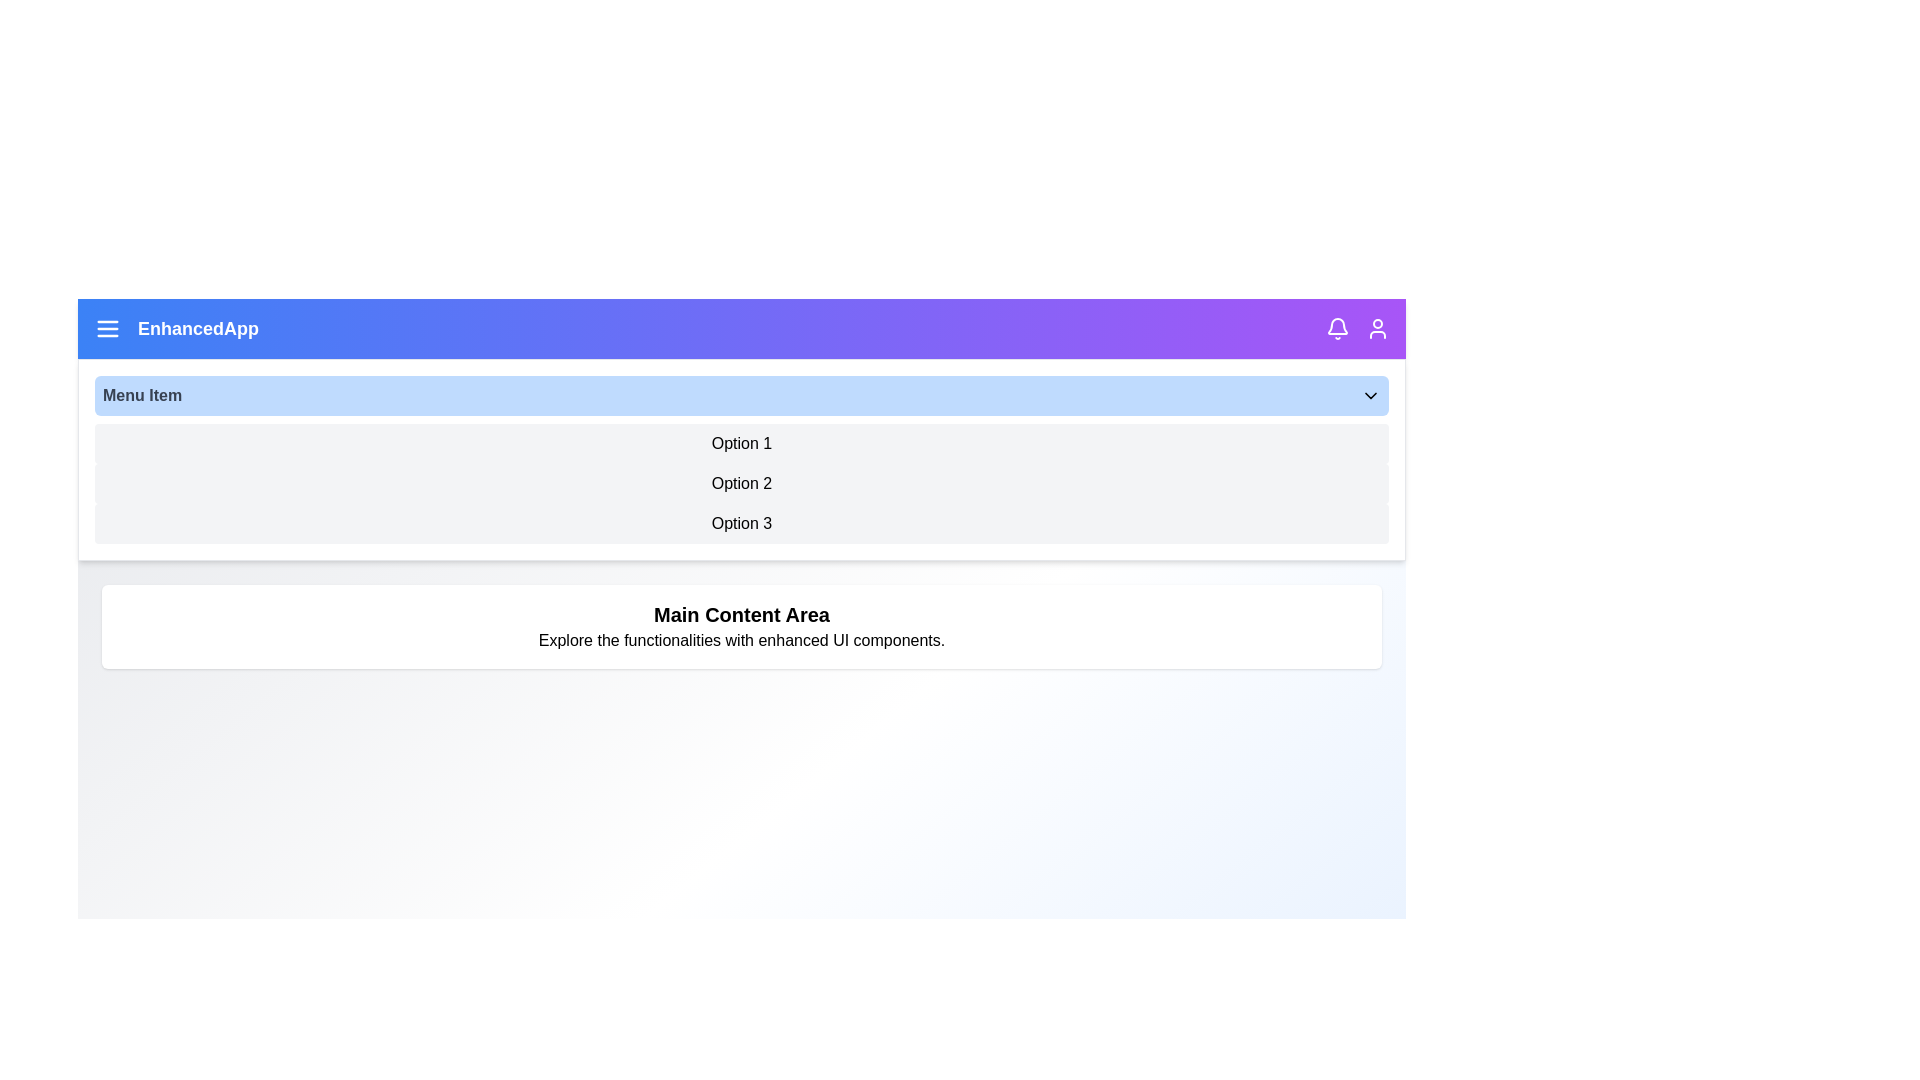  Describe the element at coordinates (107, 327) in the screenshot. I see `the menu icon in the top-left corner of the app bar` at that location.